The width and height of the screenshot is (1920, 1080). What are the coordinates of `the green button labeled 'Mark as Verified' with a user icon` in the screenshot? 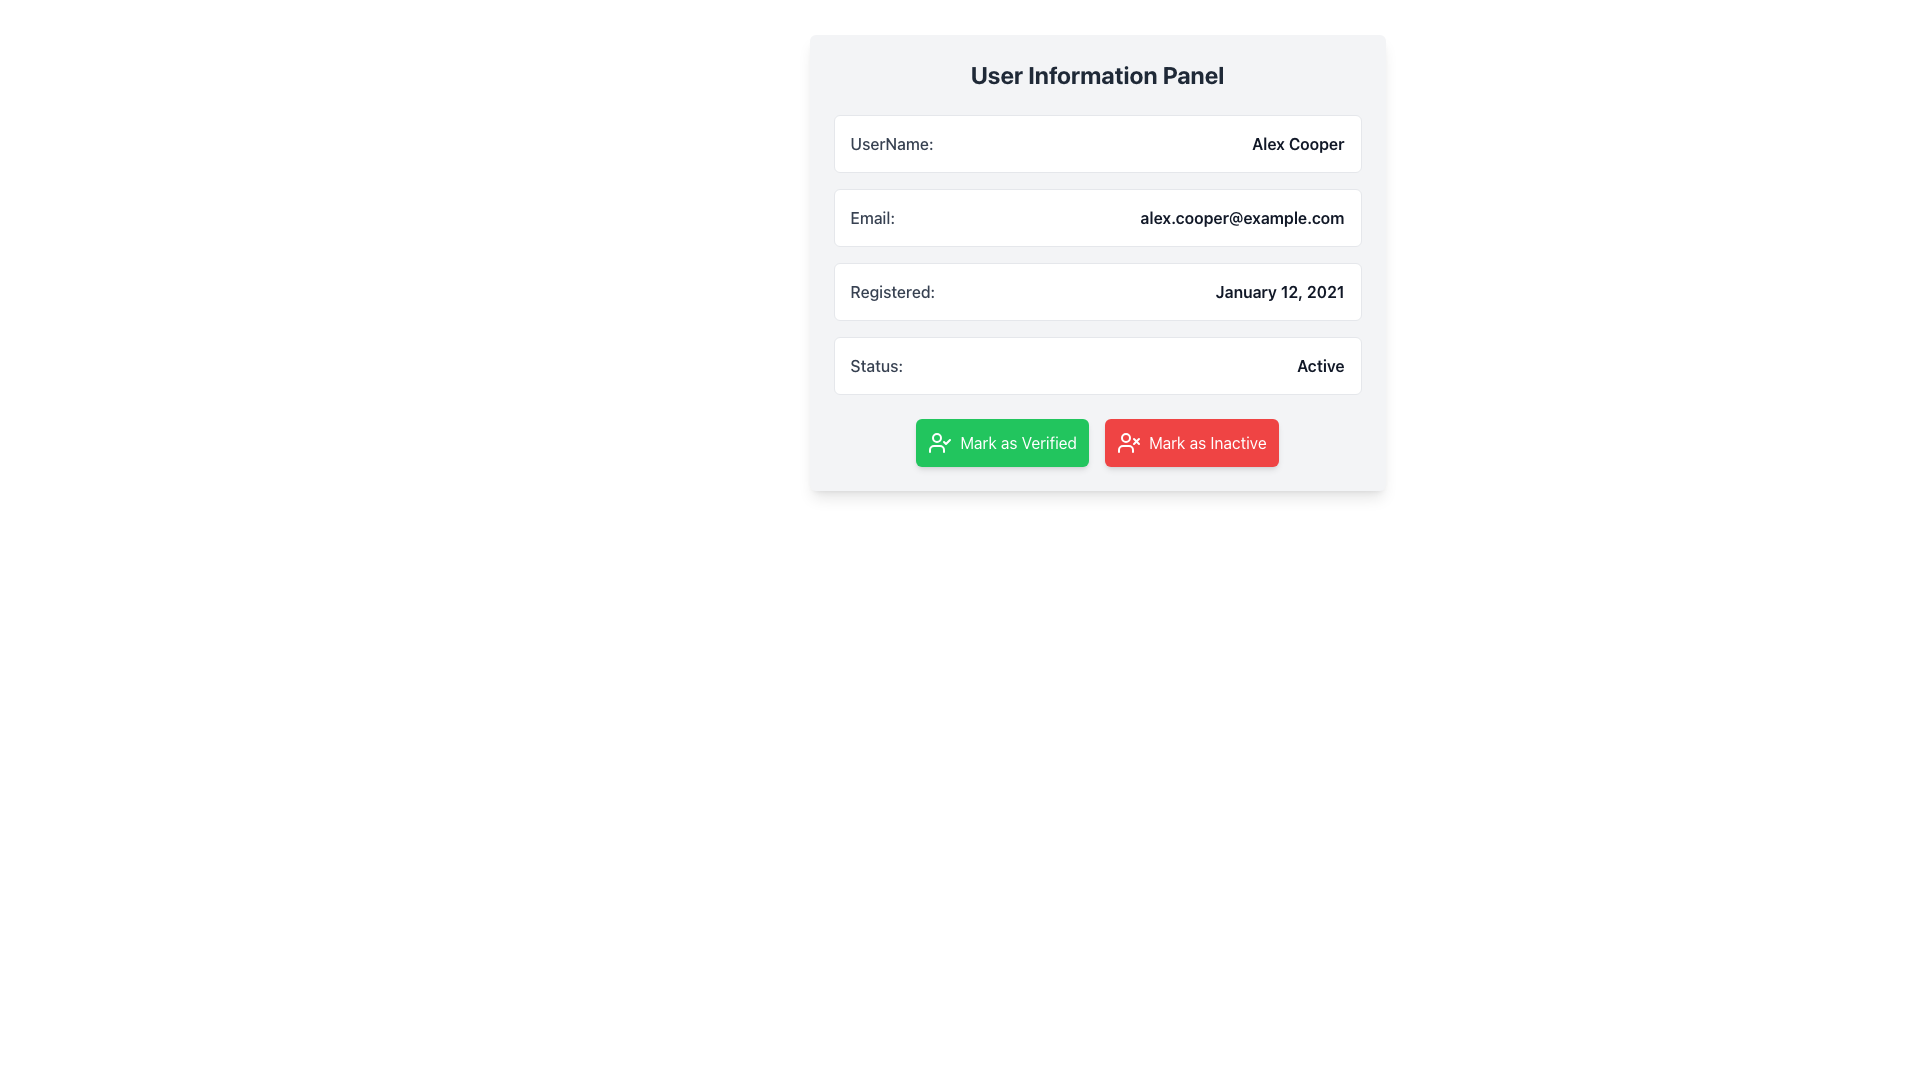 It's located at (1002, 442).